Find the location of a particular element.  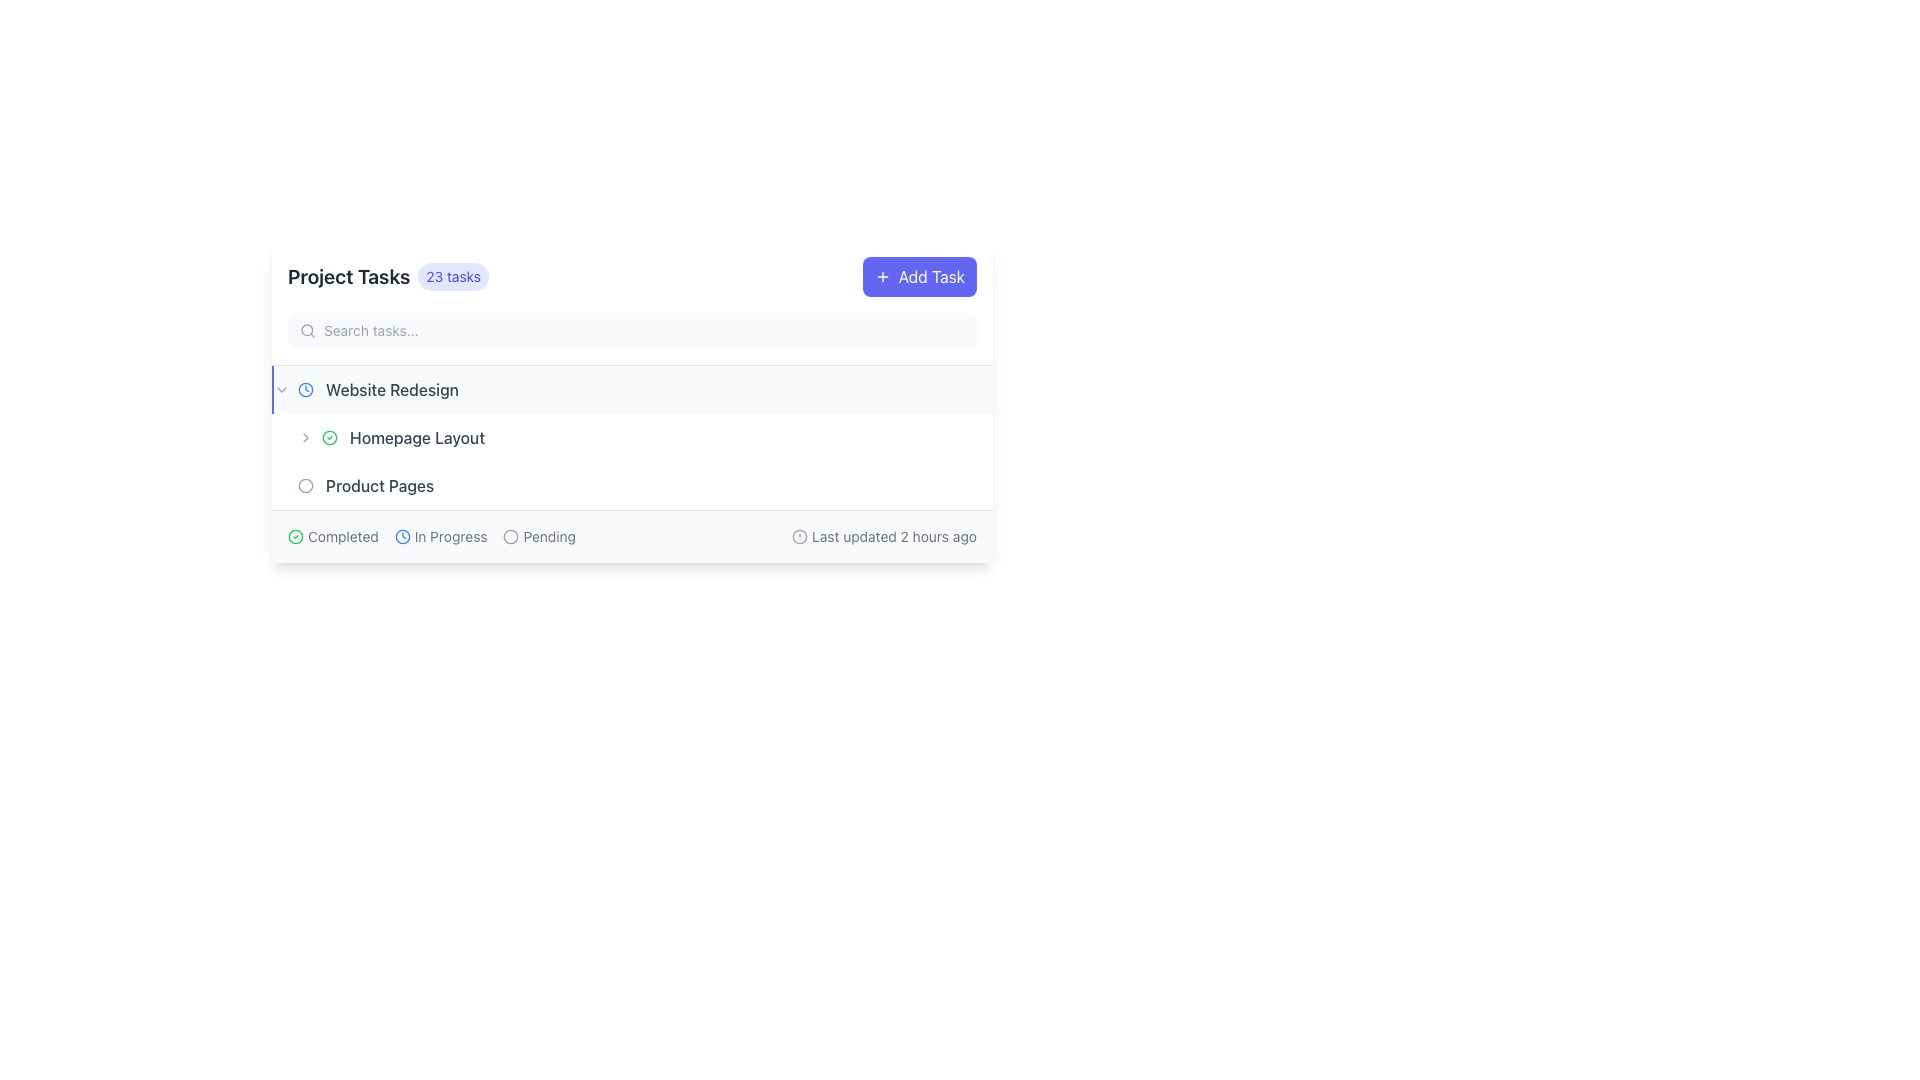

the circular icon with a checkmark inside, styled with a green border, located in the bottom section of the interface near the 'Completed' text is located at coordinates (295, 535).